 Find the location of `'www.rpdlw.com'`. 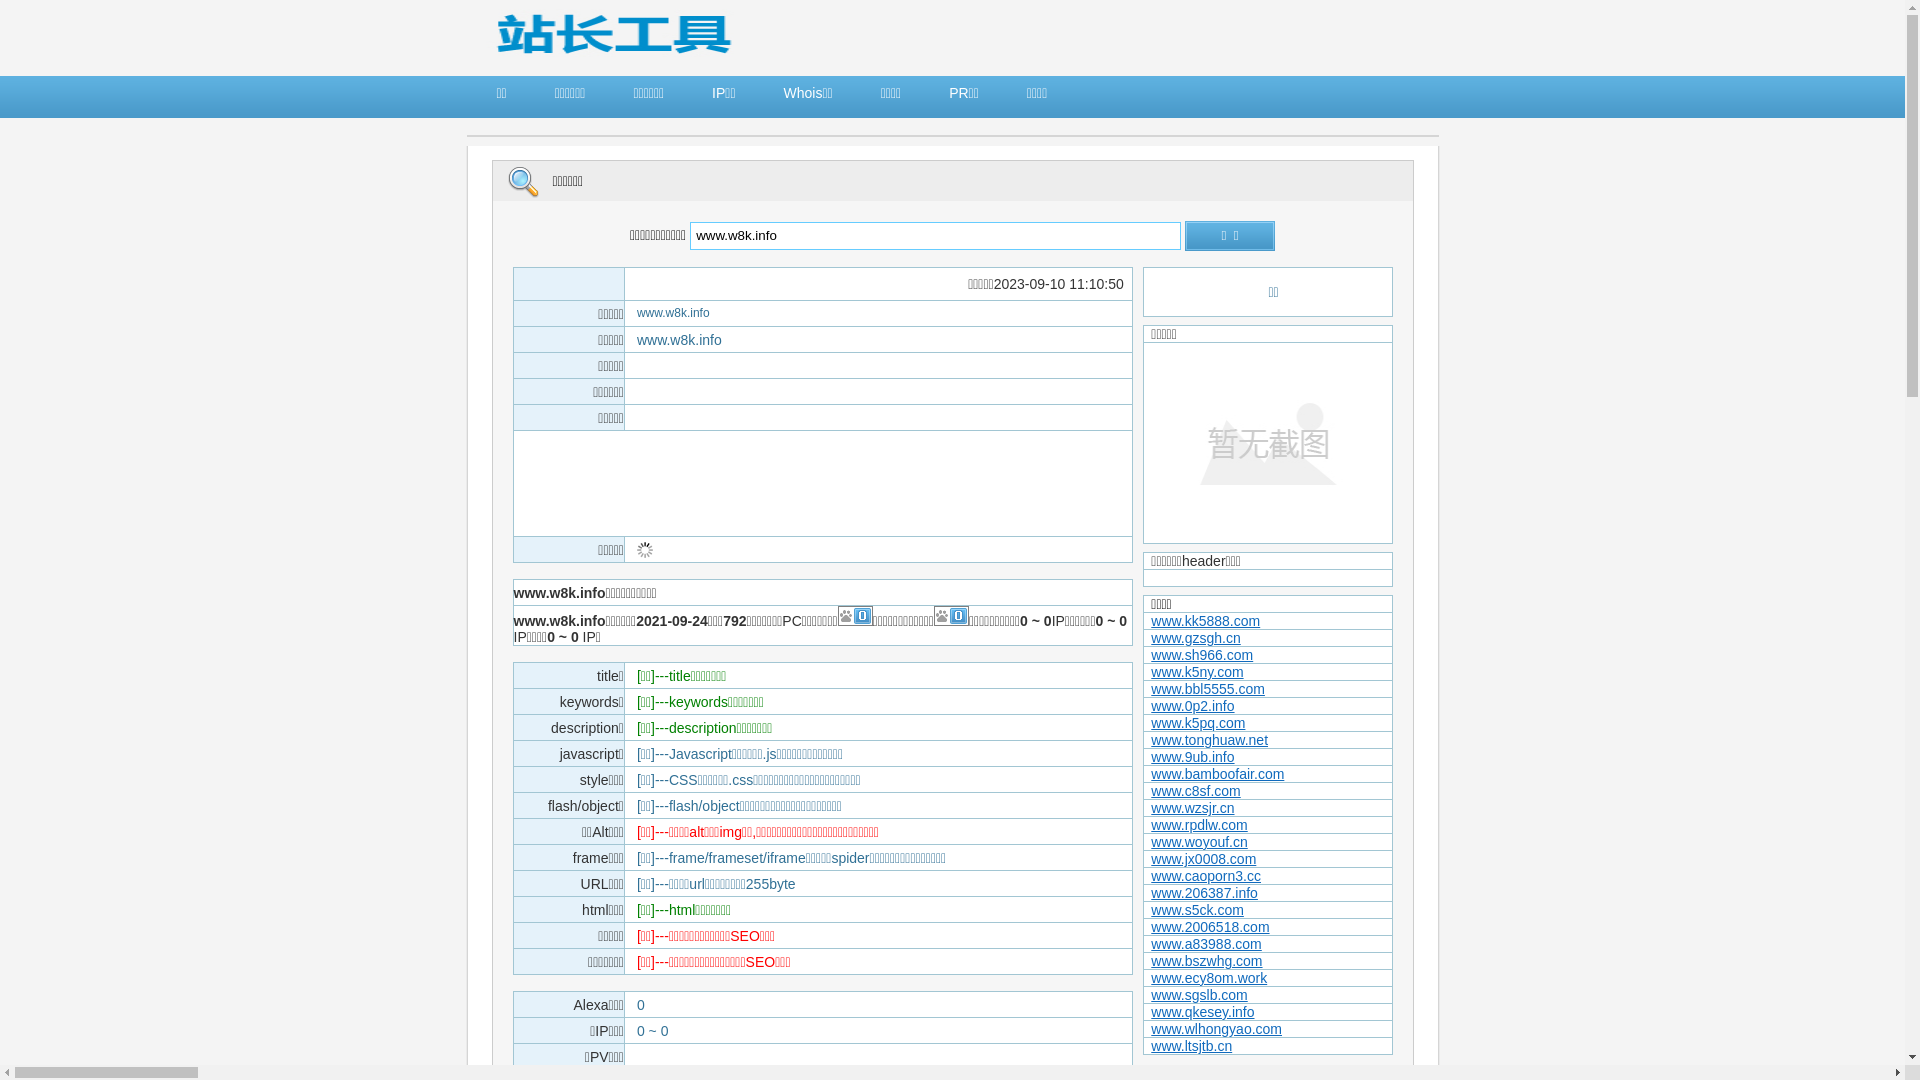

'www.rpdlw.com' is located at coordinates (1151, 825).